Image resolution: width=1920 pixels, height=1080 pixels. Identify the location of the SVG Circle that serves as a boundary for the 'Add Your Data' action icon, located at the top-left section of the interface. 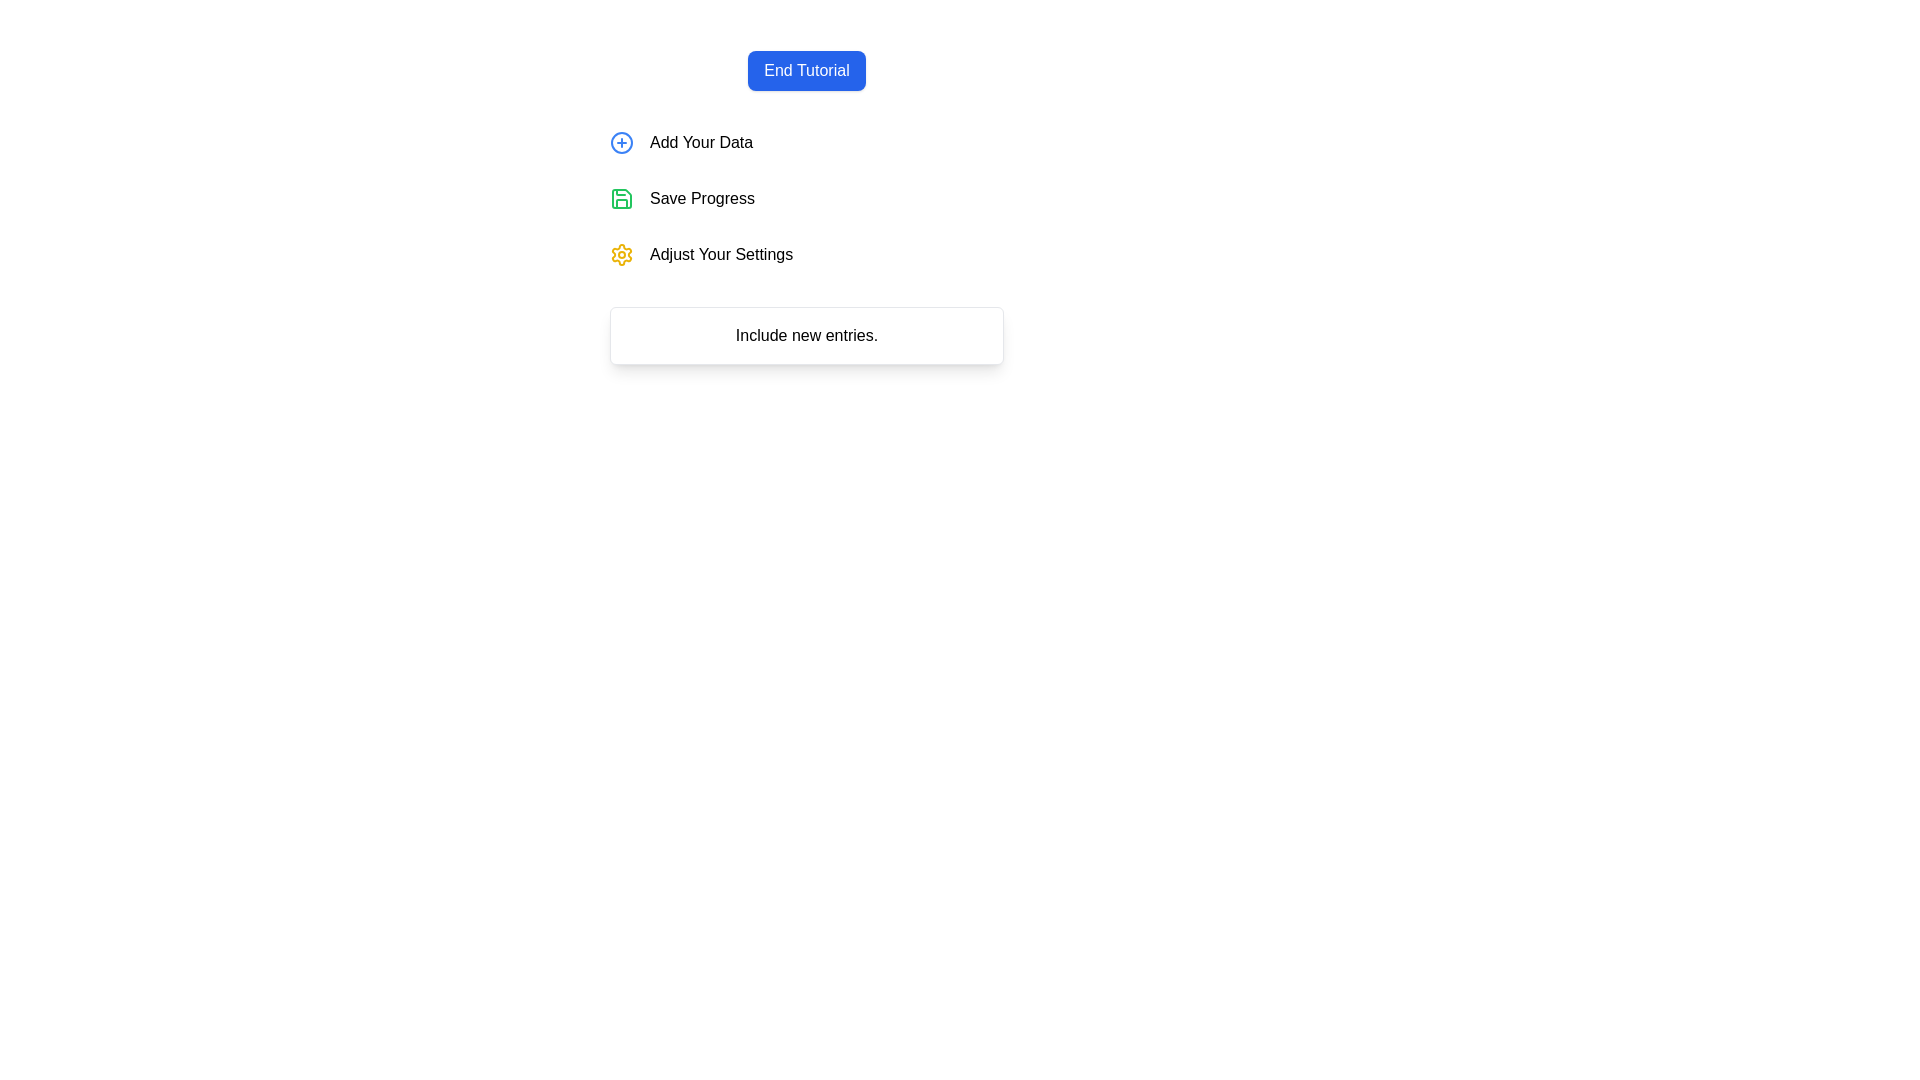
(621, 141).